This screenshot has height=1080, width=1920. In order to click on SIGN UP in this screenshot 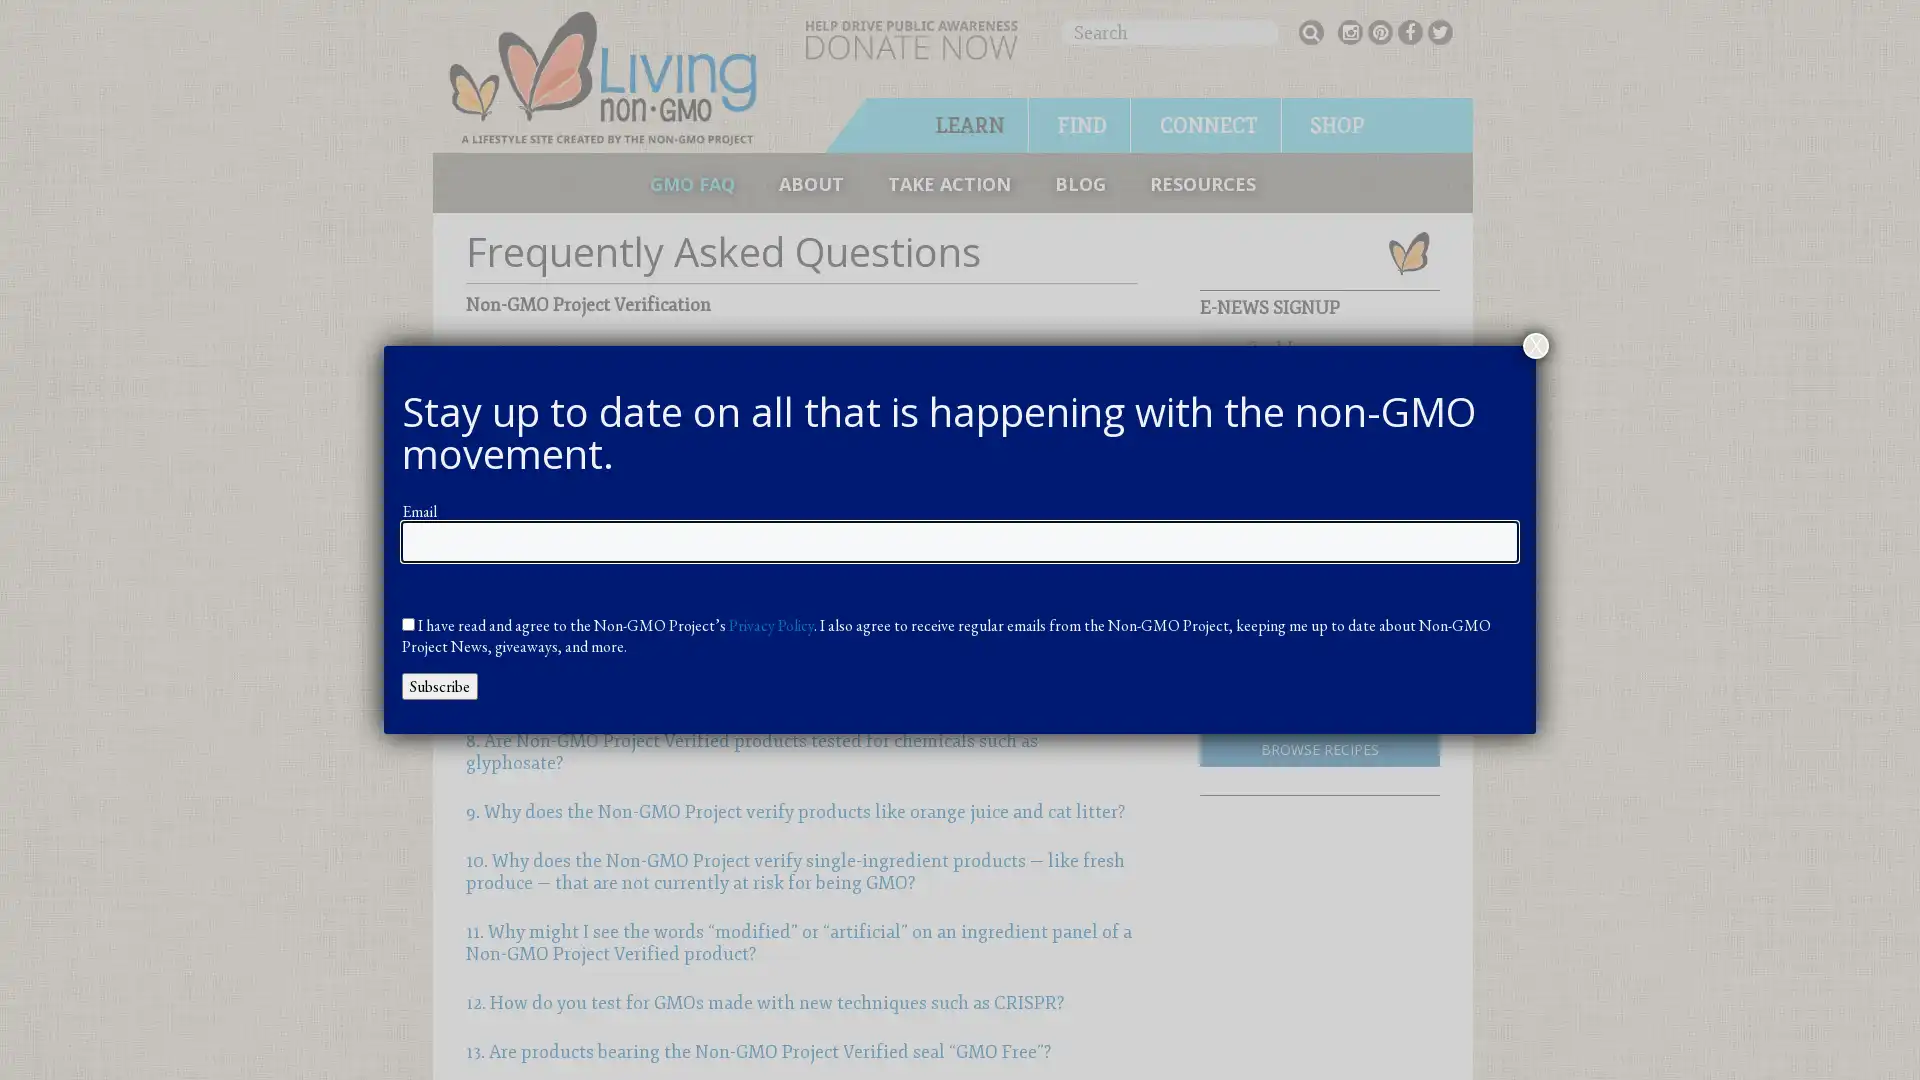, I will do `click(1319, 400)`.